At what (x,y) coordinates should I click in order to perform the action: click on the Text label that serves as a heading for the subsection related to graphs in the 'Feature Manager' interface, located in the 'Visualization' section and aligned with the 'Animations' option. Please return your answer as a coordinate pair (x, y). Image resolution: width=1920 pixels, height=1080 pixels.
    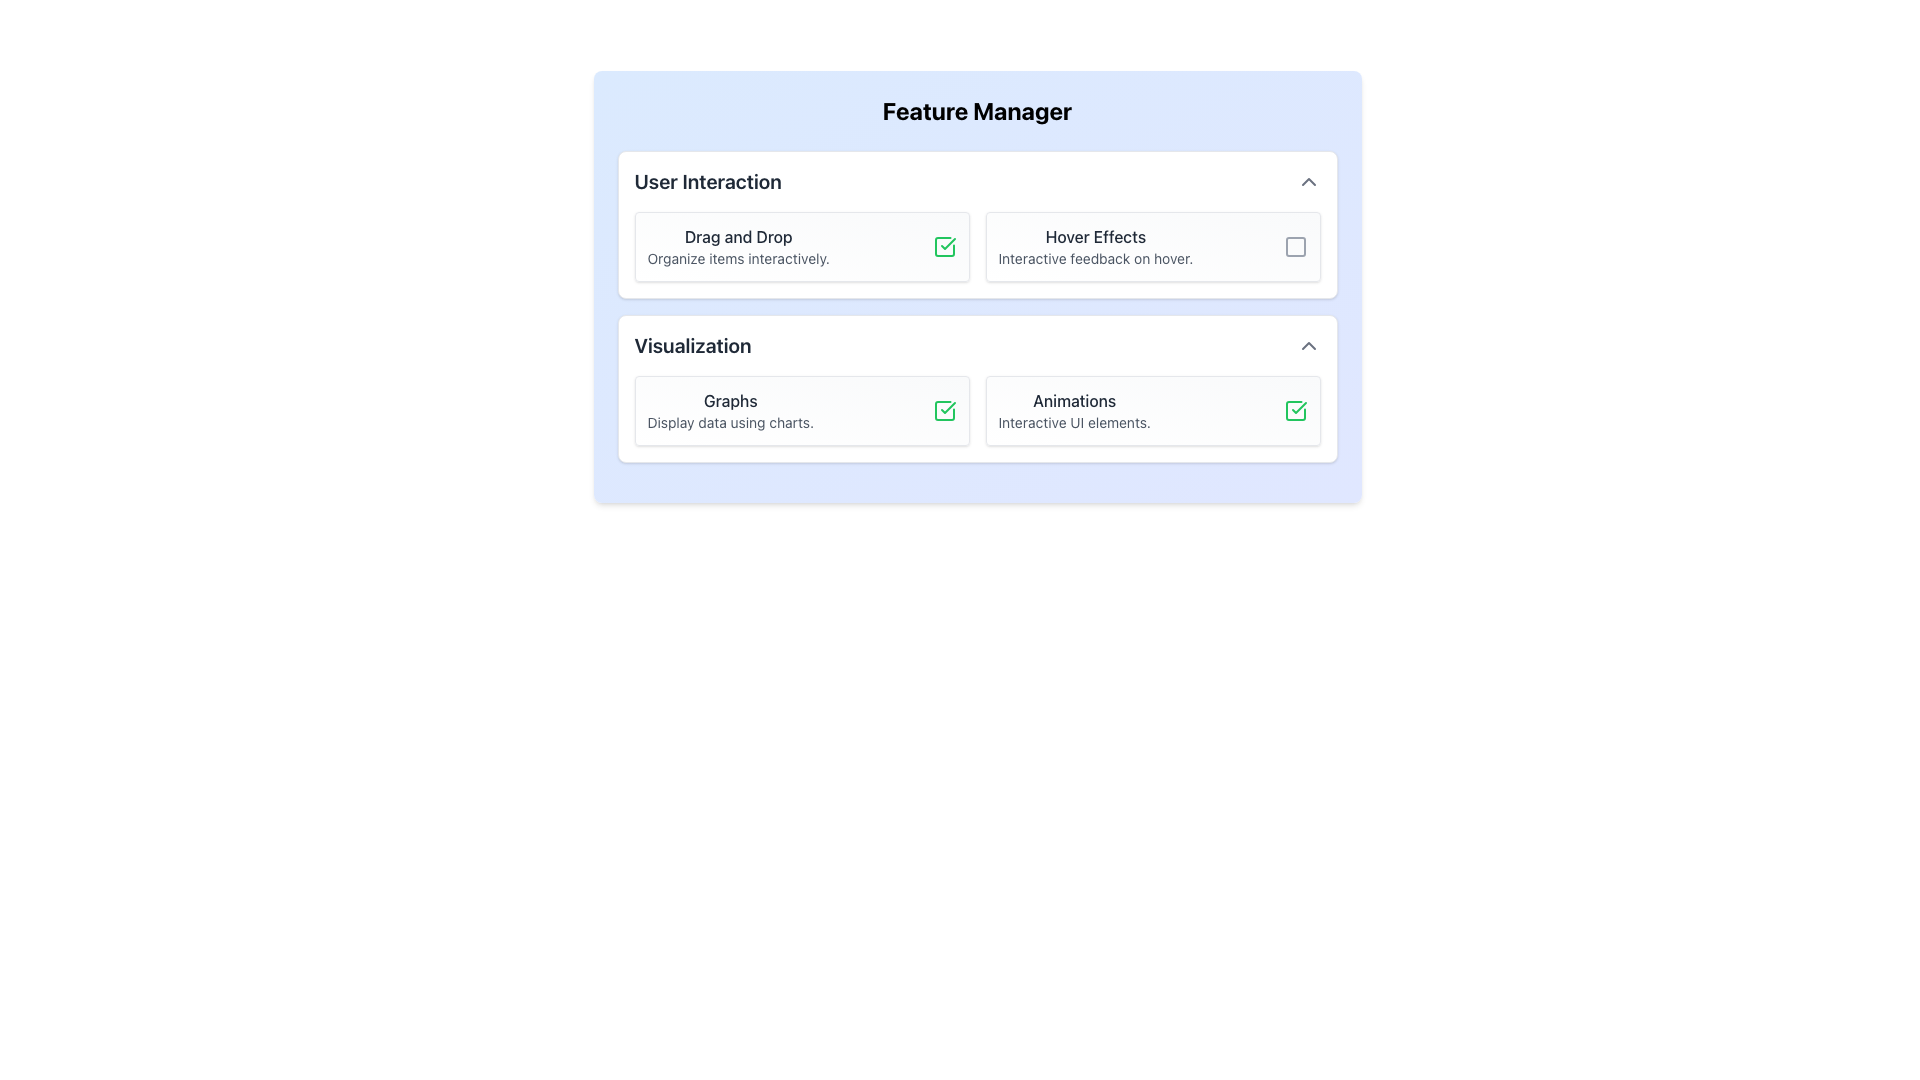
    Looking at the image, I should click on (729, 401).